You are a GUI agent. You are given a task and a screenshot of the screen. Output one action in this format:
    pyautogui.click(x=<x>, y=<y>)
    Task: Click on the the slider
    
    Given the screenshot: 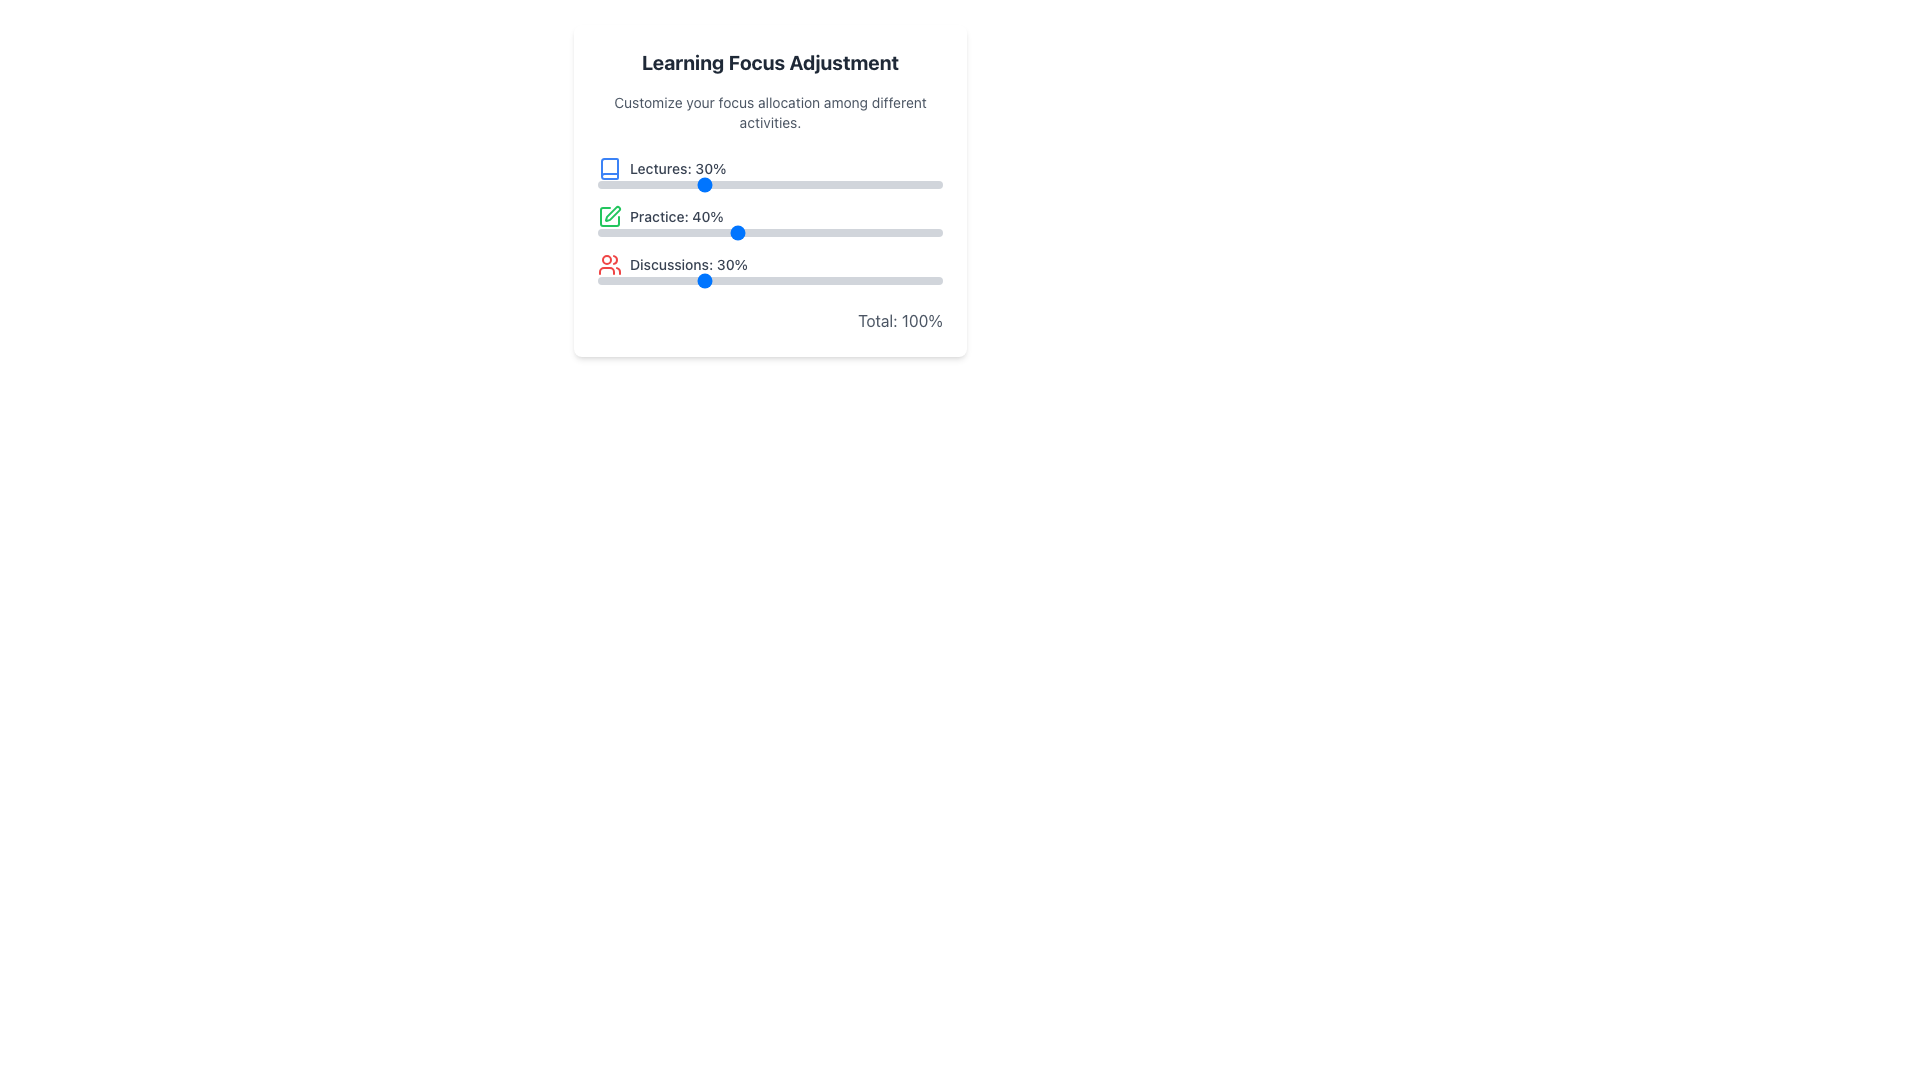 What is the action you would take?
    pyautogui.click(x=921, y=185)
    